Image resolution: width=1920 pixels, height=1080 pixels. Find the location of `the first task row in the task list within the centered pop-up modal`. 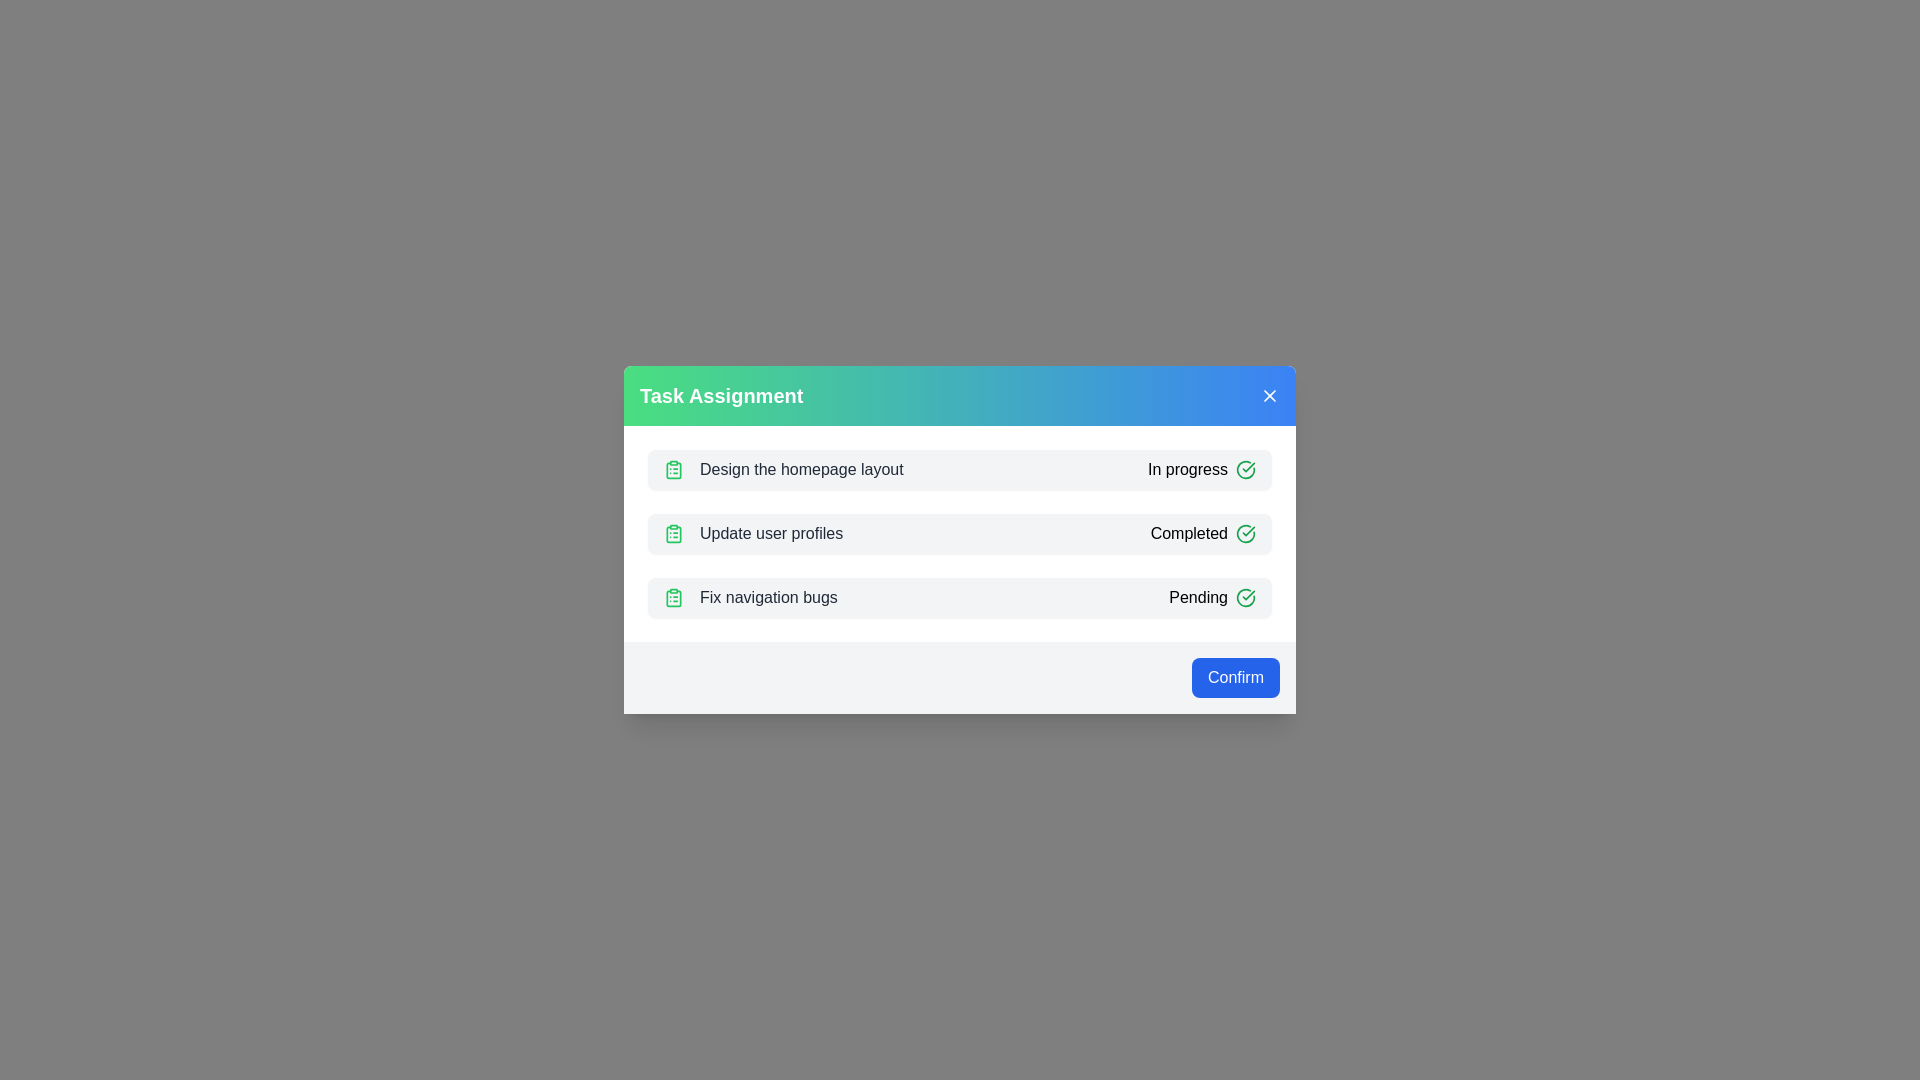

the first task row in the task list within the centered pop-up modal is located at coordinates (960, 470).